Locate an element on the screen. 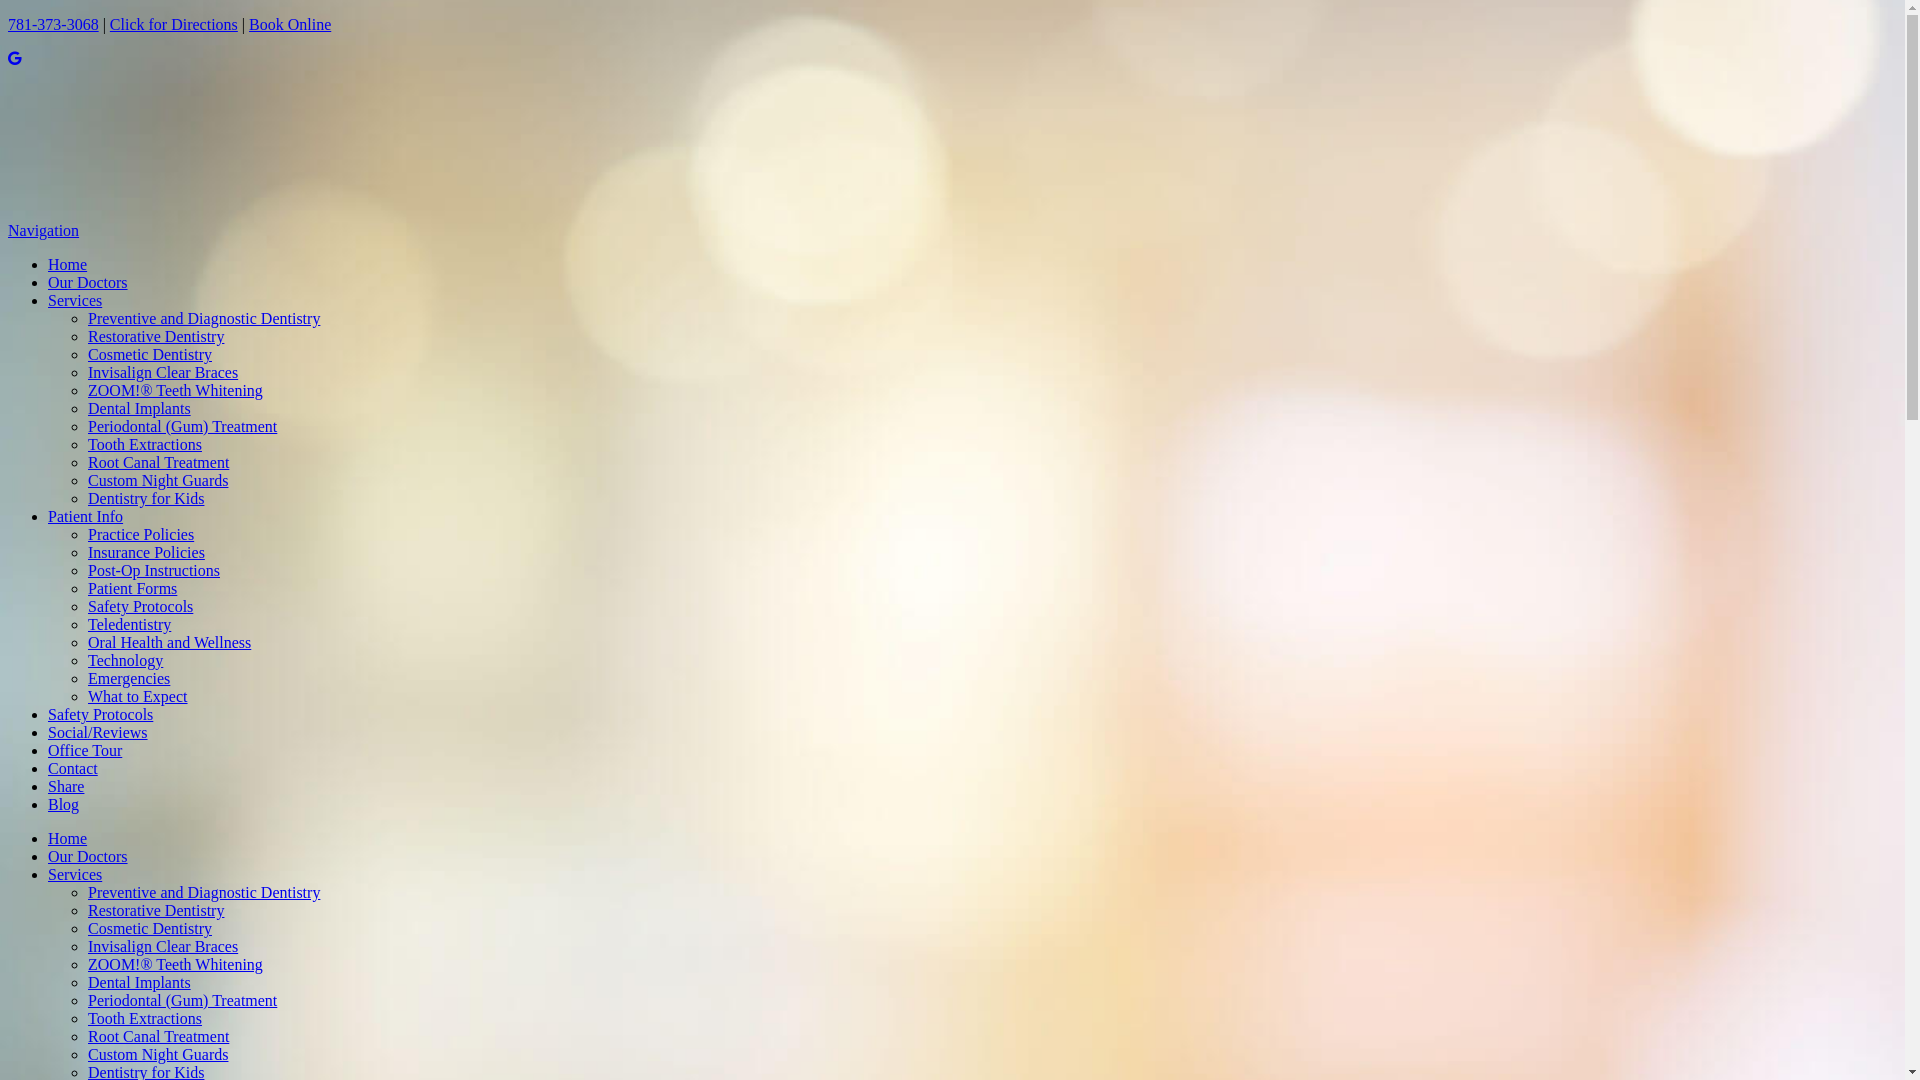 Image resolution: width=1920 pixels, height=1080 pixels. 'Services' is located at coordinates (75, 300).